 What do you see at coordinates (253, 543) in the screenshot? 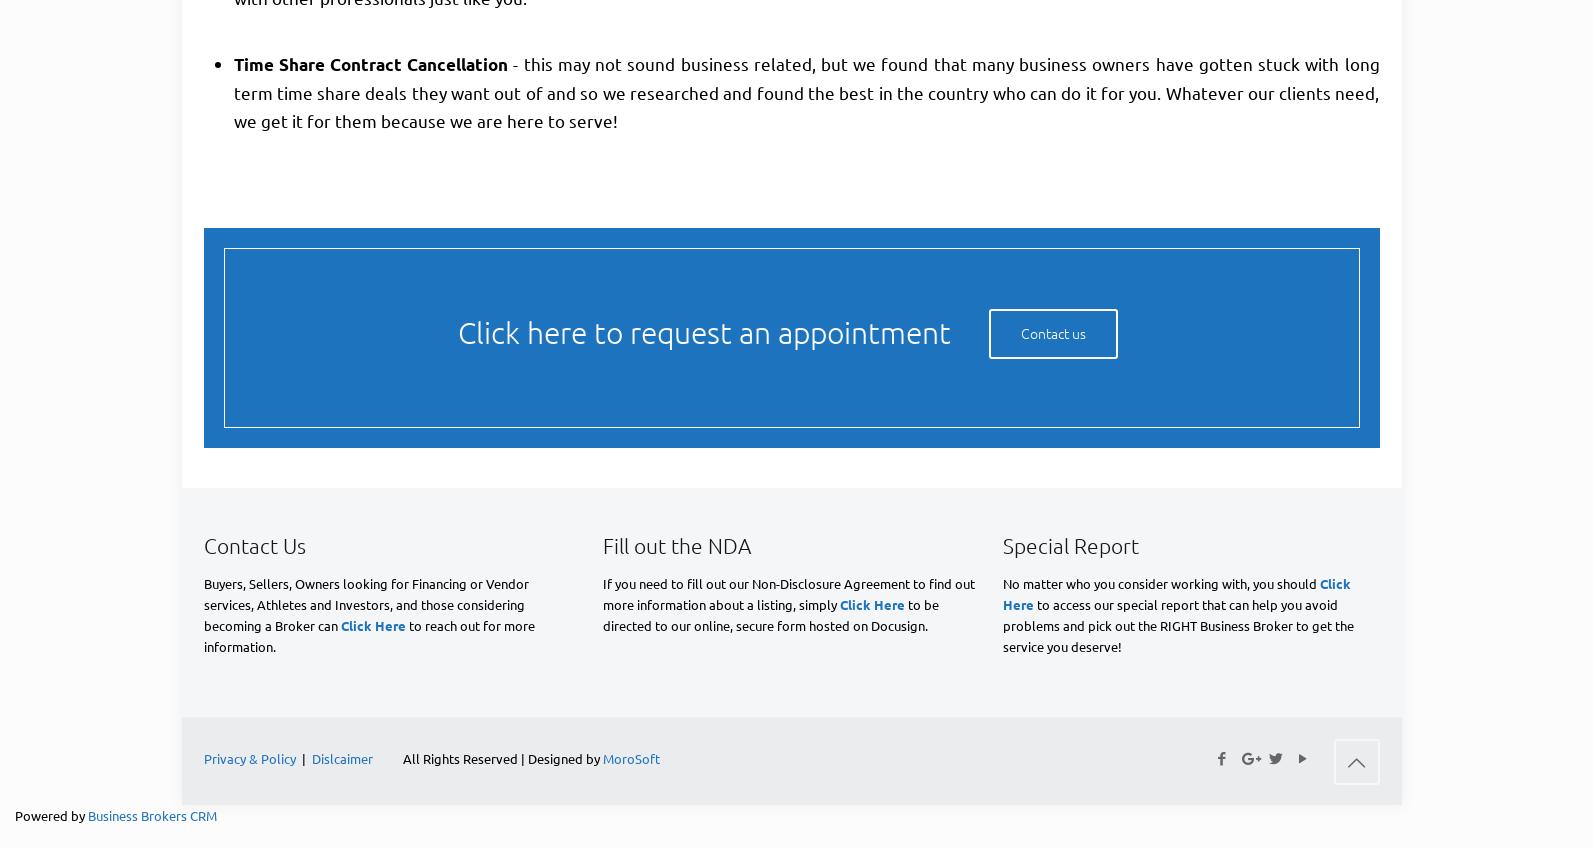
I see `'Contact Us'` at bounding box center [253, 543].